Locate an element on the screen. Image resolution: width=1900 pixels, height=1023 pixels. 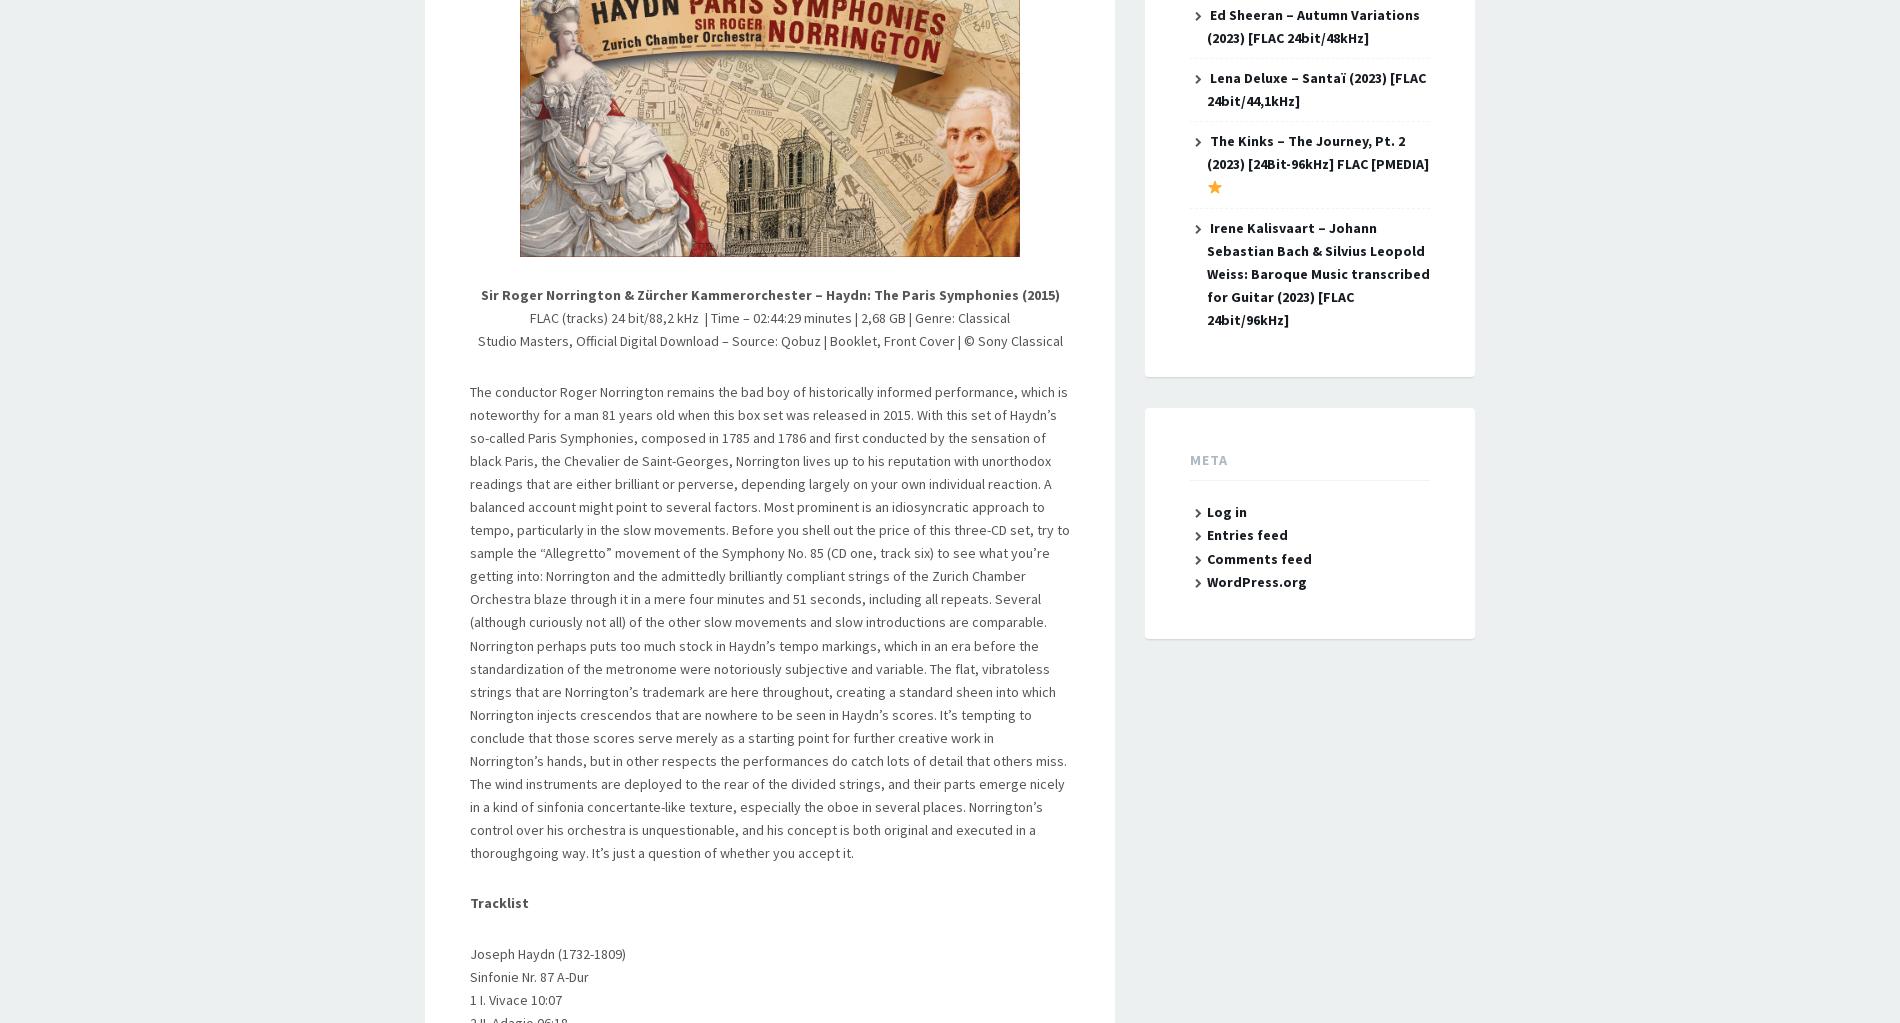
'Meta' is located at coordinates (1207, 459).